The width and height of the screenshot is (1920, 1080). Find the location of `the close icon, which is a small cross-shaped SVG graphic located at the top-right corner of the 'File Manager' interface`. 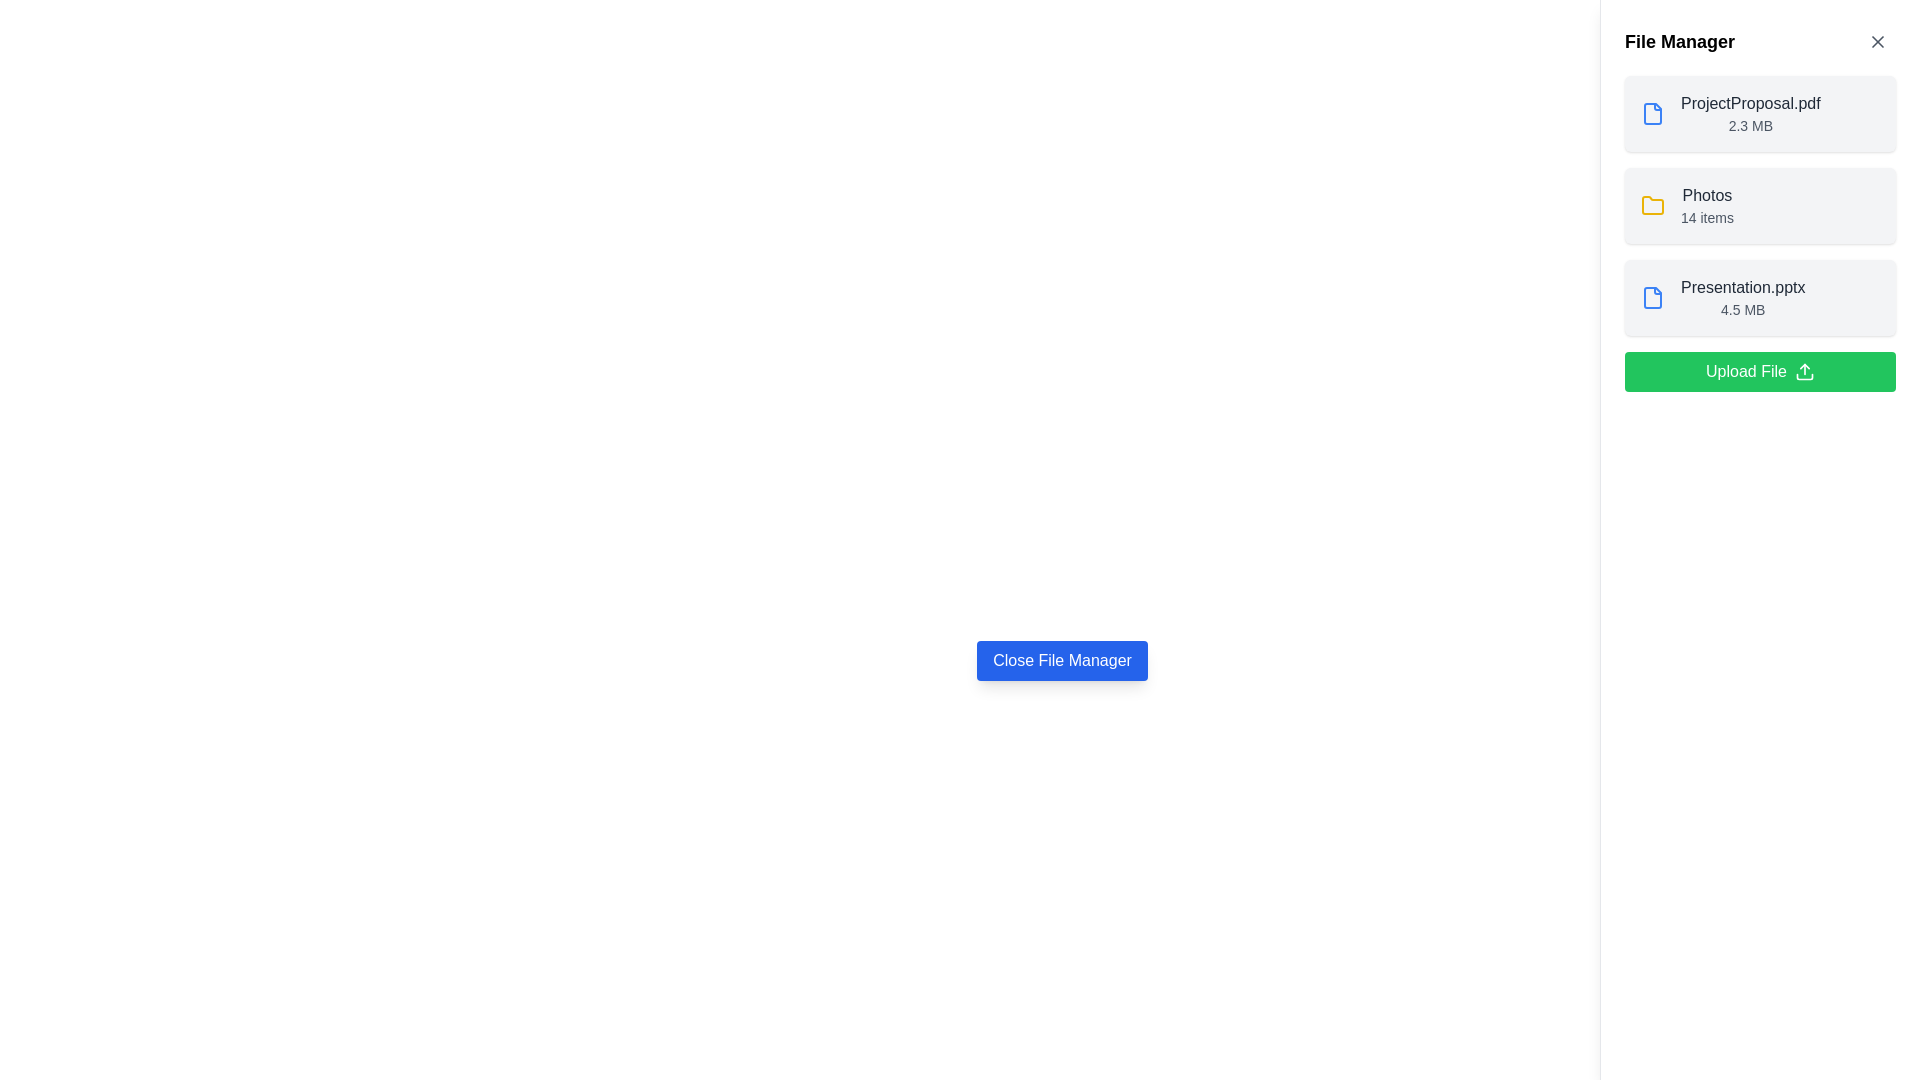

the close icon, which is a small cross-shaped SVG graphic located at the top-right corner of the 'File Manager' interface is located at coordinates (1876, 42).